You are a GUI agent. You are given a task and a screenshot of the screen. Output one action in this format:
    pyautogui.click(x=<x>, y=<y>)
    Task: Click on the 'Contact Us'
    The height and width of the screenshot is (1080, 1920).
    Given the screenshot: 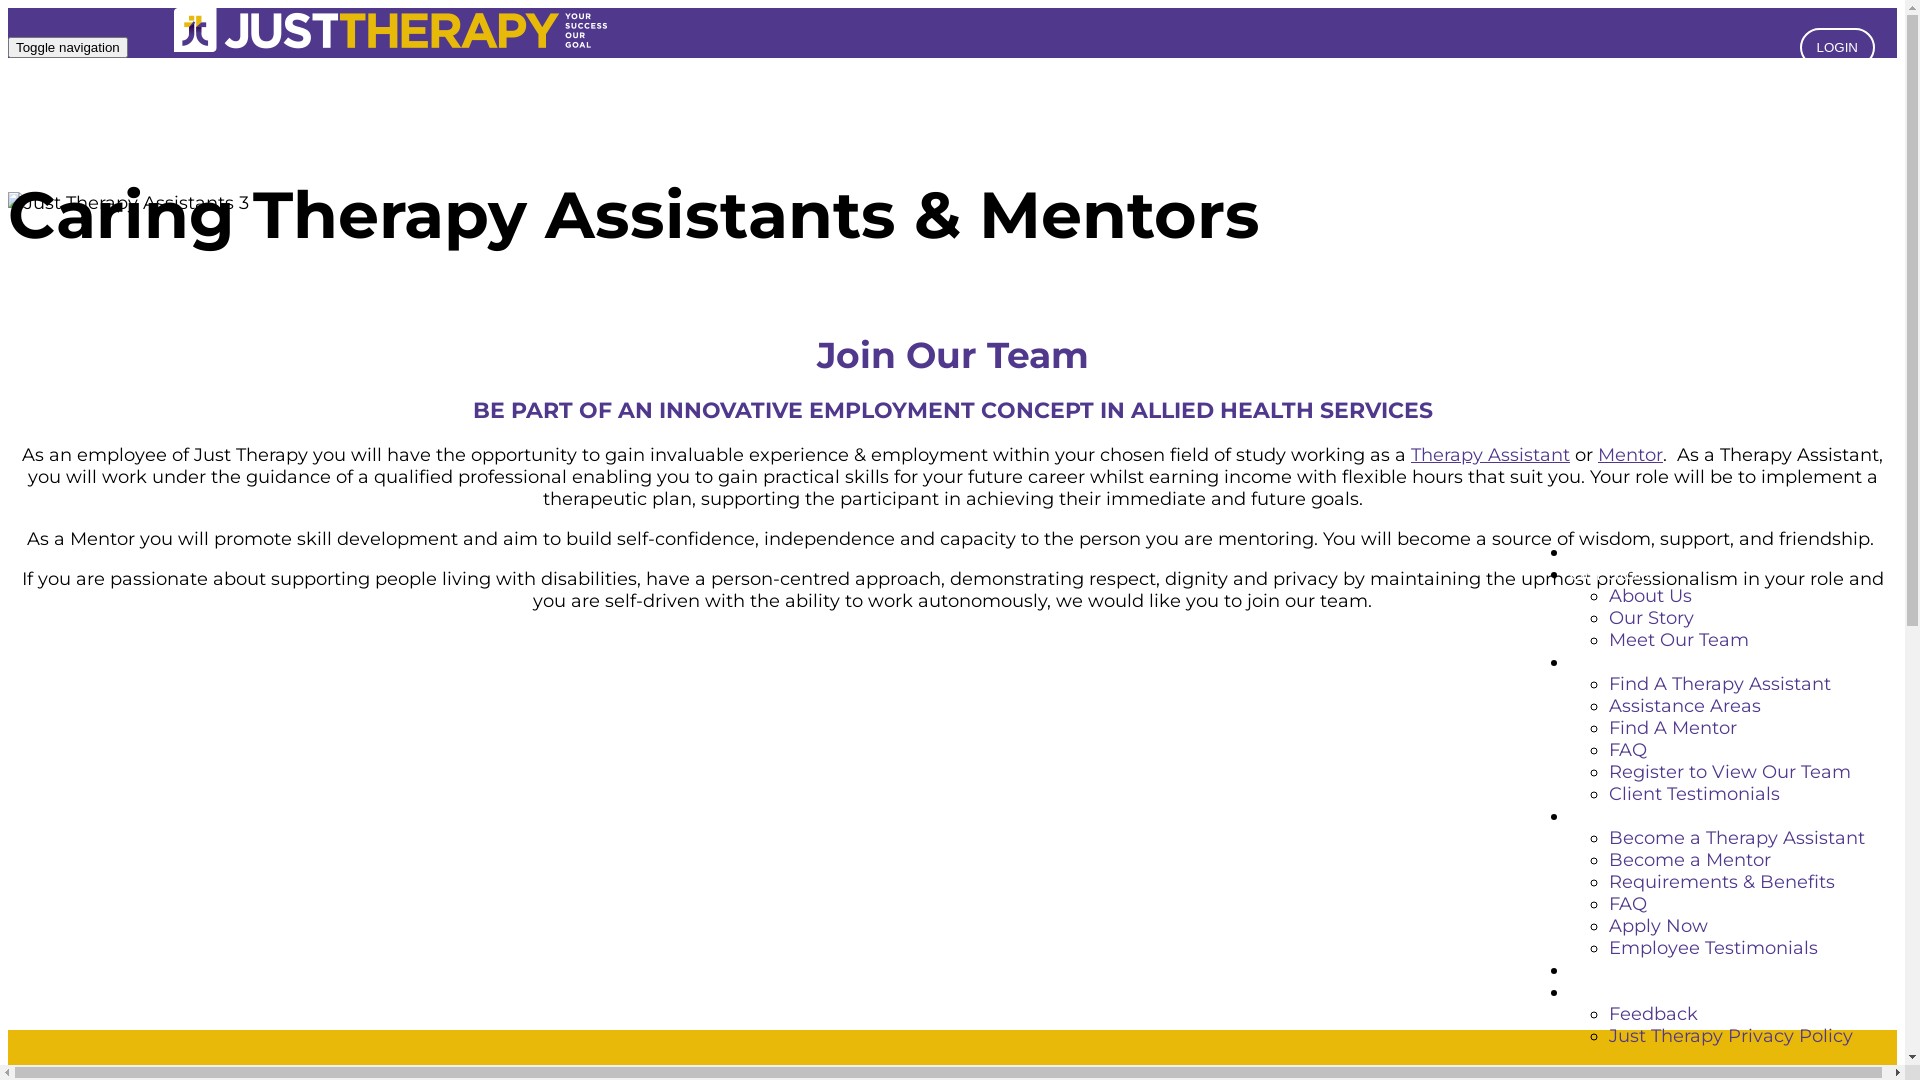 What is the action you would take?
    pyautogui.click(x=1618, y=968)
    